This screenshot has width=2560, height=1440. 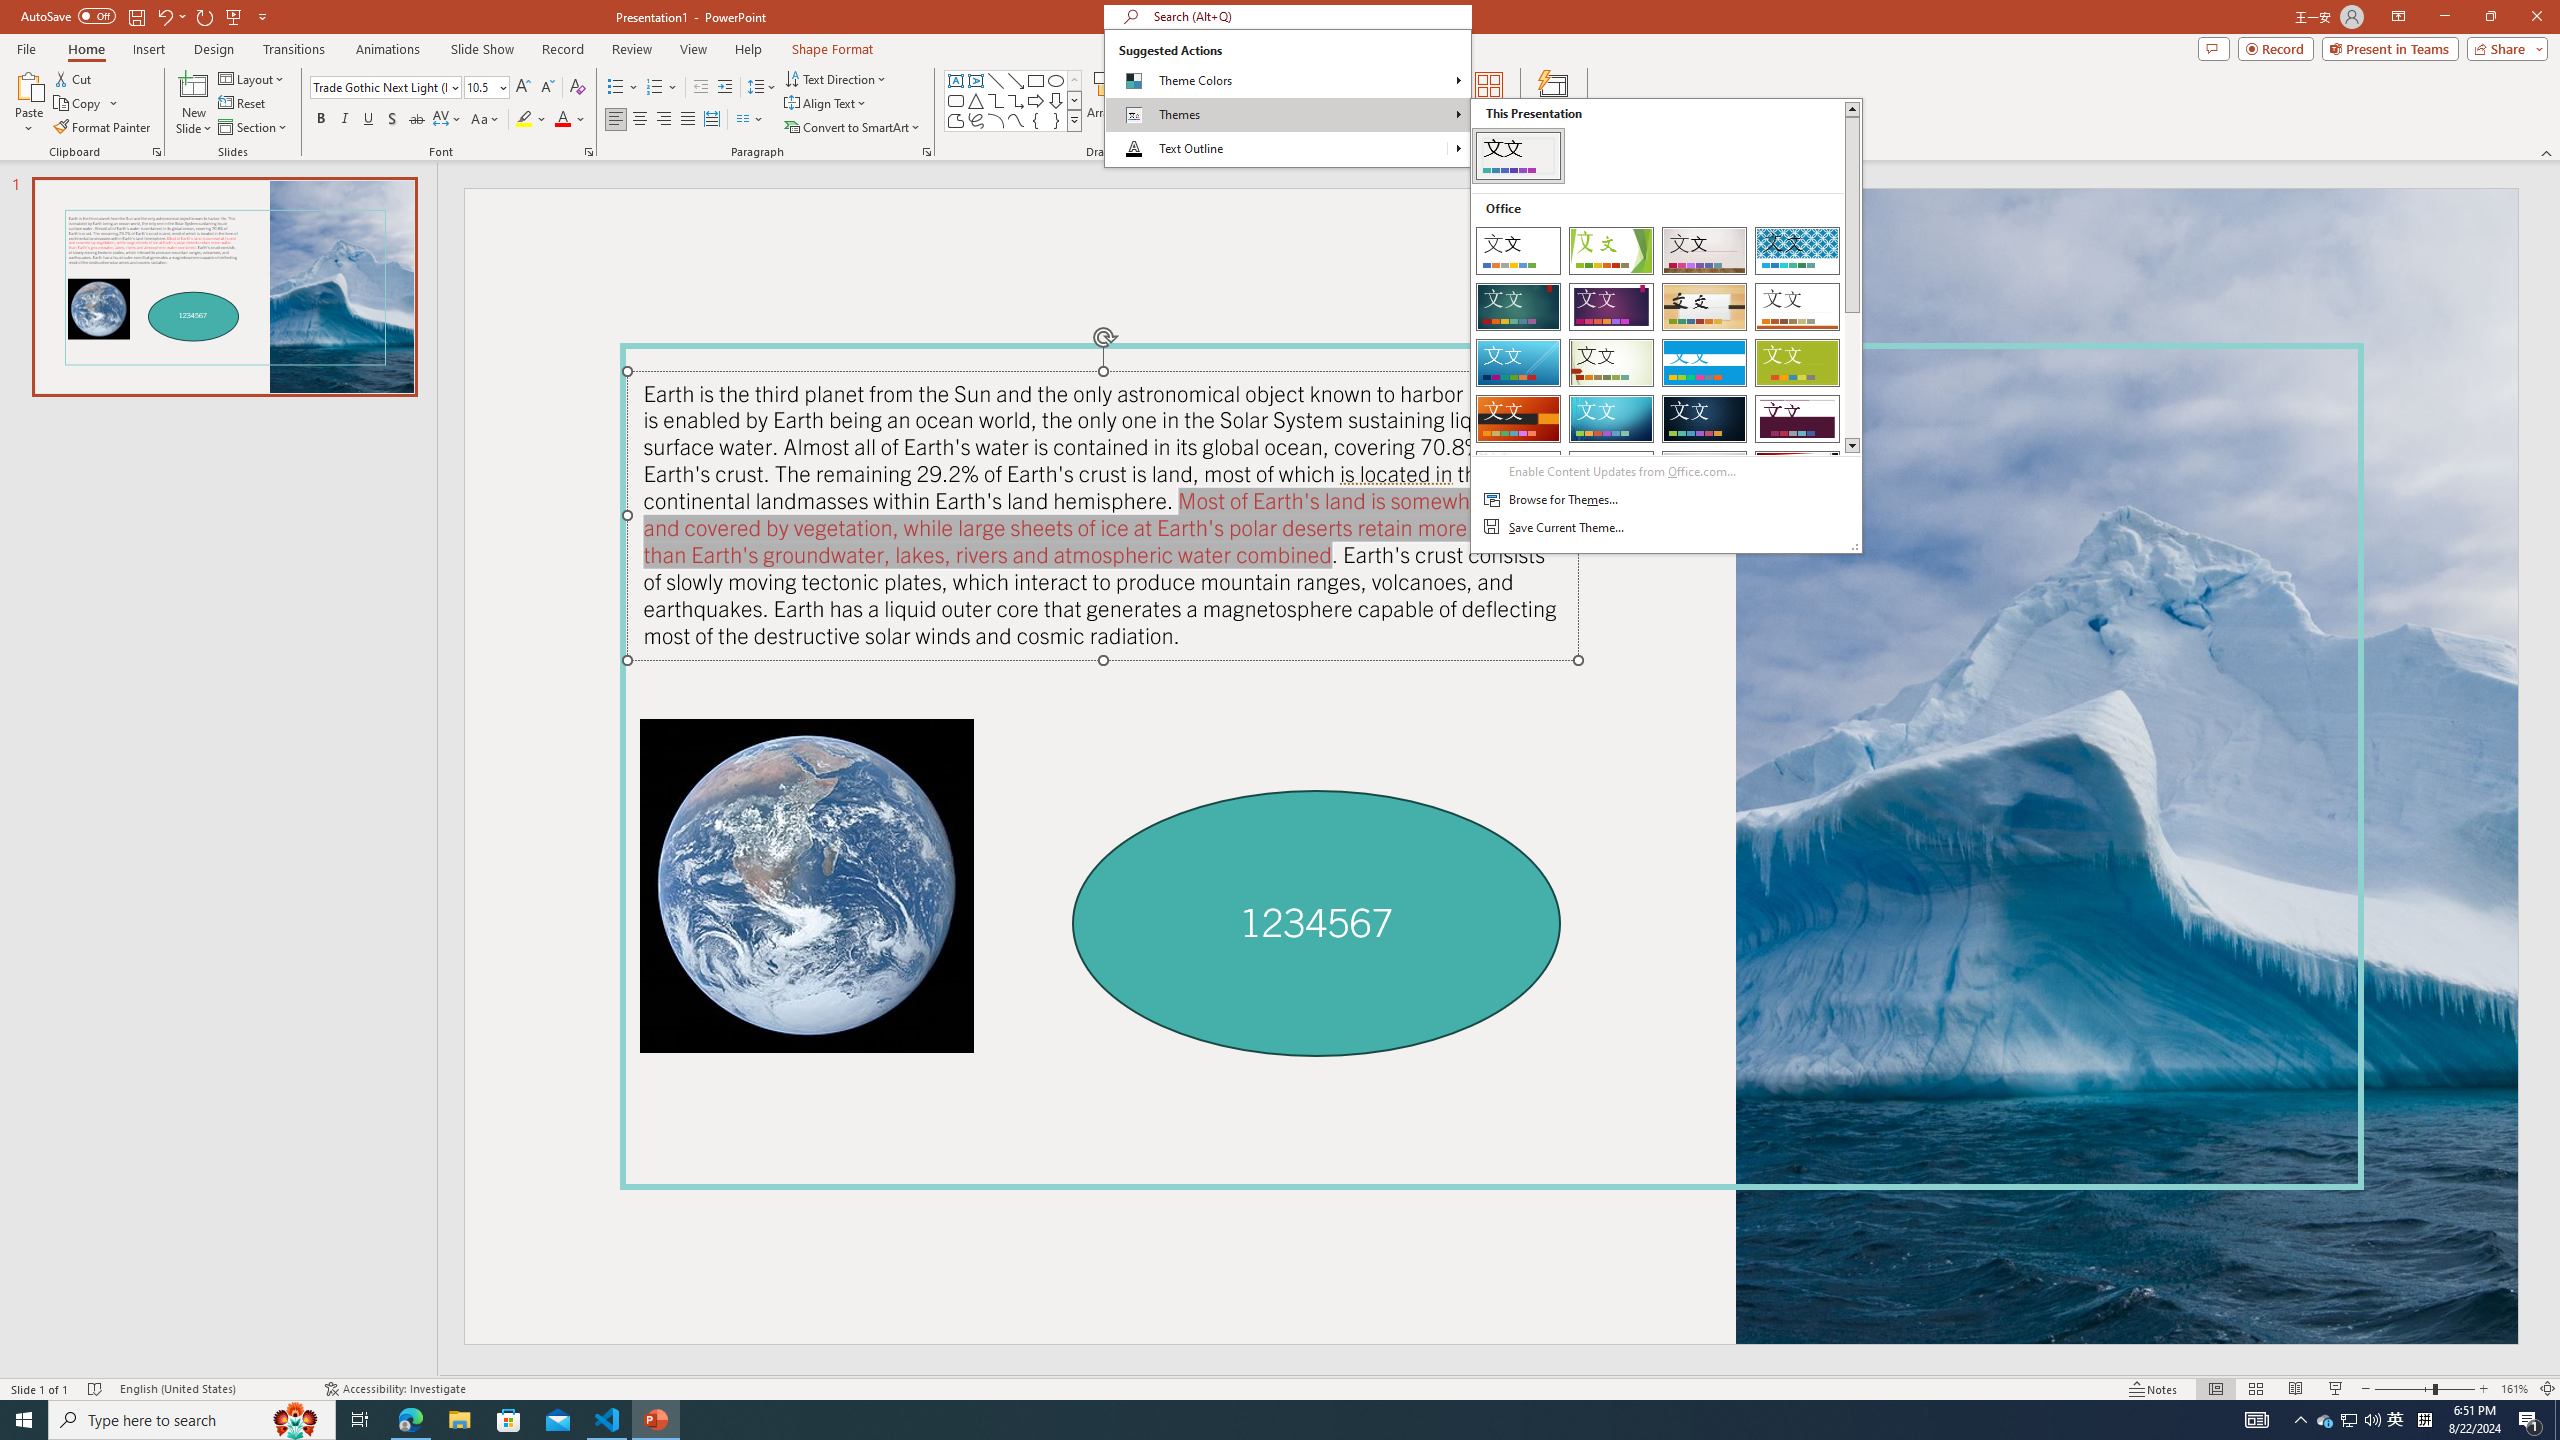 I want to click on 'Right Brace', so click(x=1055, y=119).